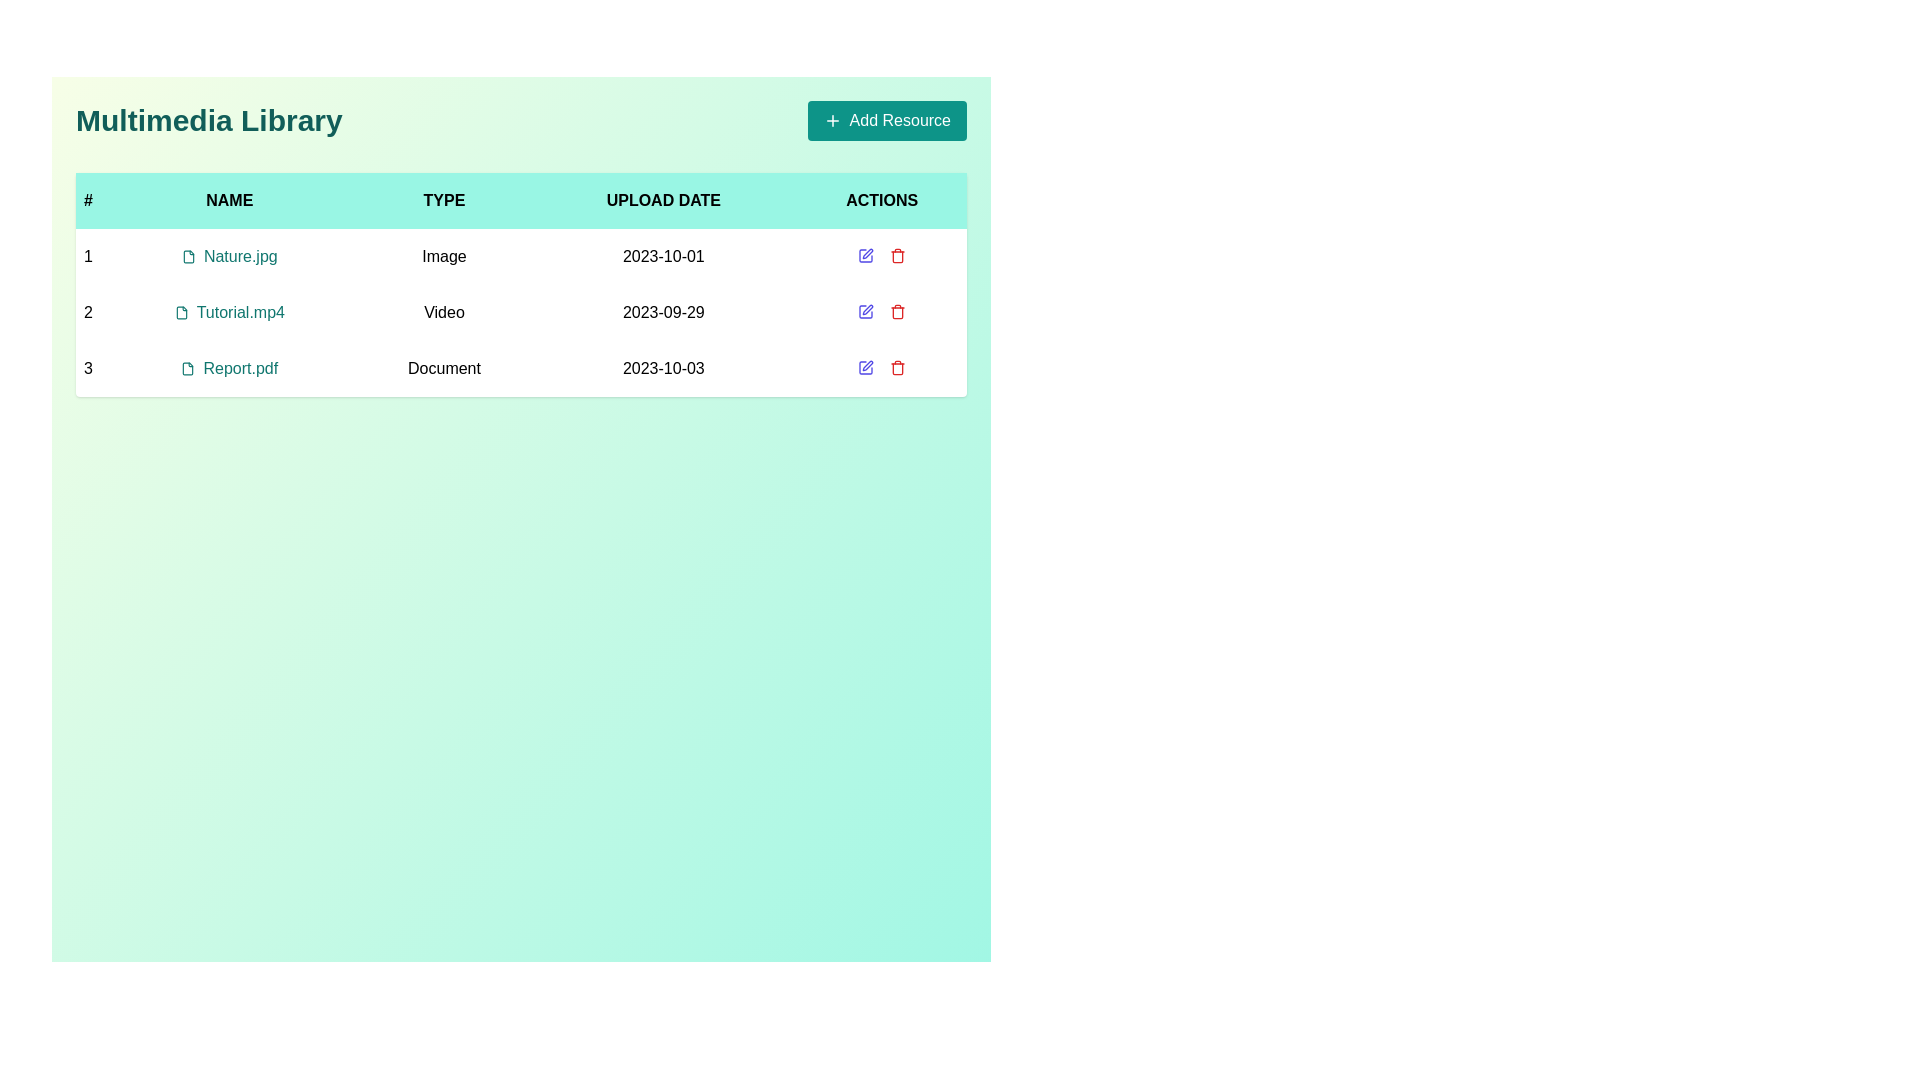 This screenshot has width=1920, height=1080. What do you see at coordinates (229, 312) in the screenshot?
I see `the 'Tutorial.mp4' text entry with a document icon in the second row of the table layout` at bounding box center [229, 312].